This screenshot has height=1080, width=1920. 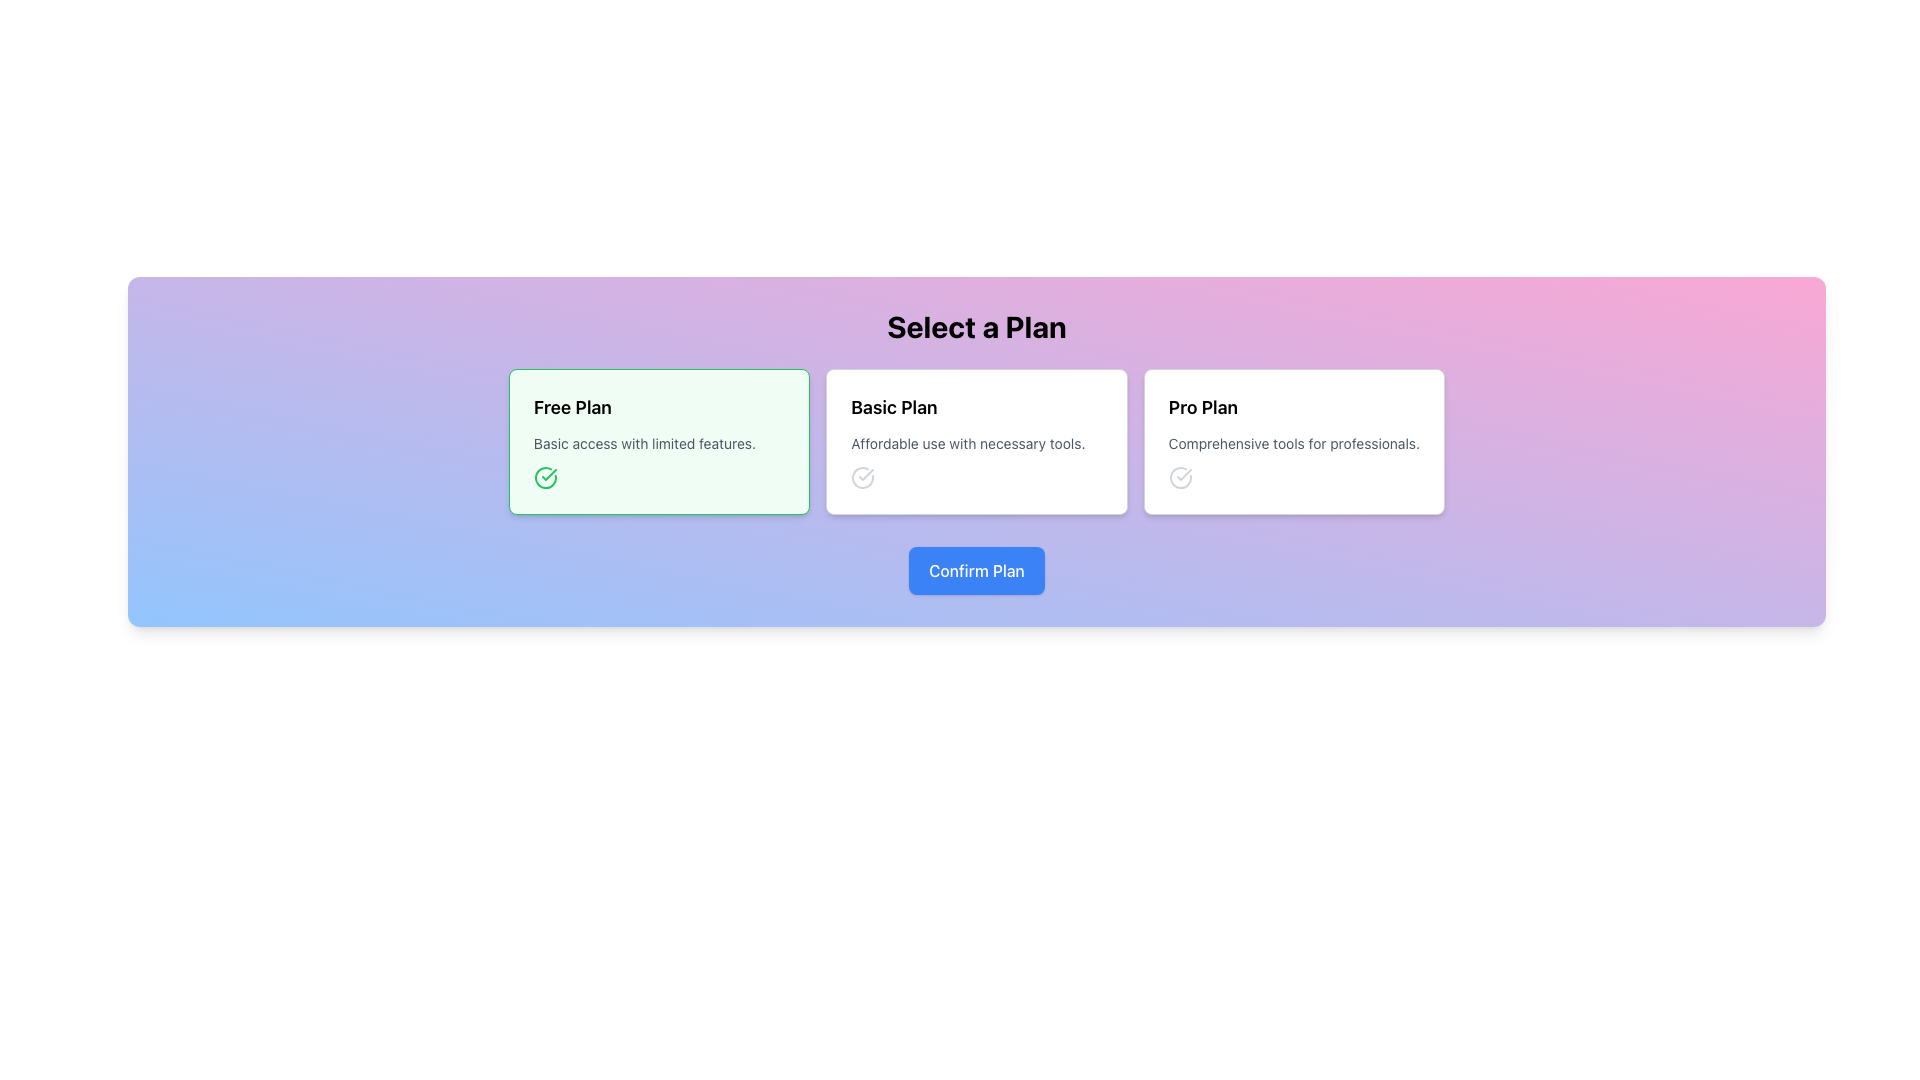 I want to click on the green checkmark icon in the lower-left corner of the 'Free Plan' card, which is an SVG vector graphic, so click(x=1184, y=474).